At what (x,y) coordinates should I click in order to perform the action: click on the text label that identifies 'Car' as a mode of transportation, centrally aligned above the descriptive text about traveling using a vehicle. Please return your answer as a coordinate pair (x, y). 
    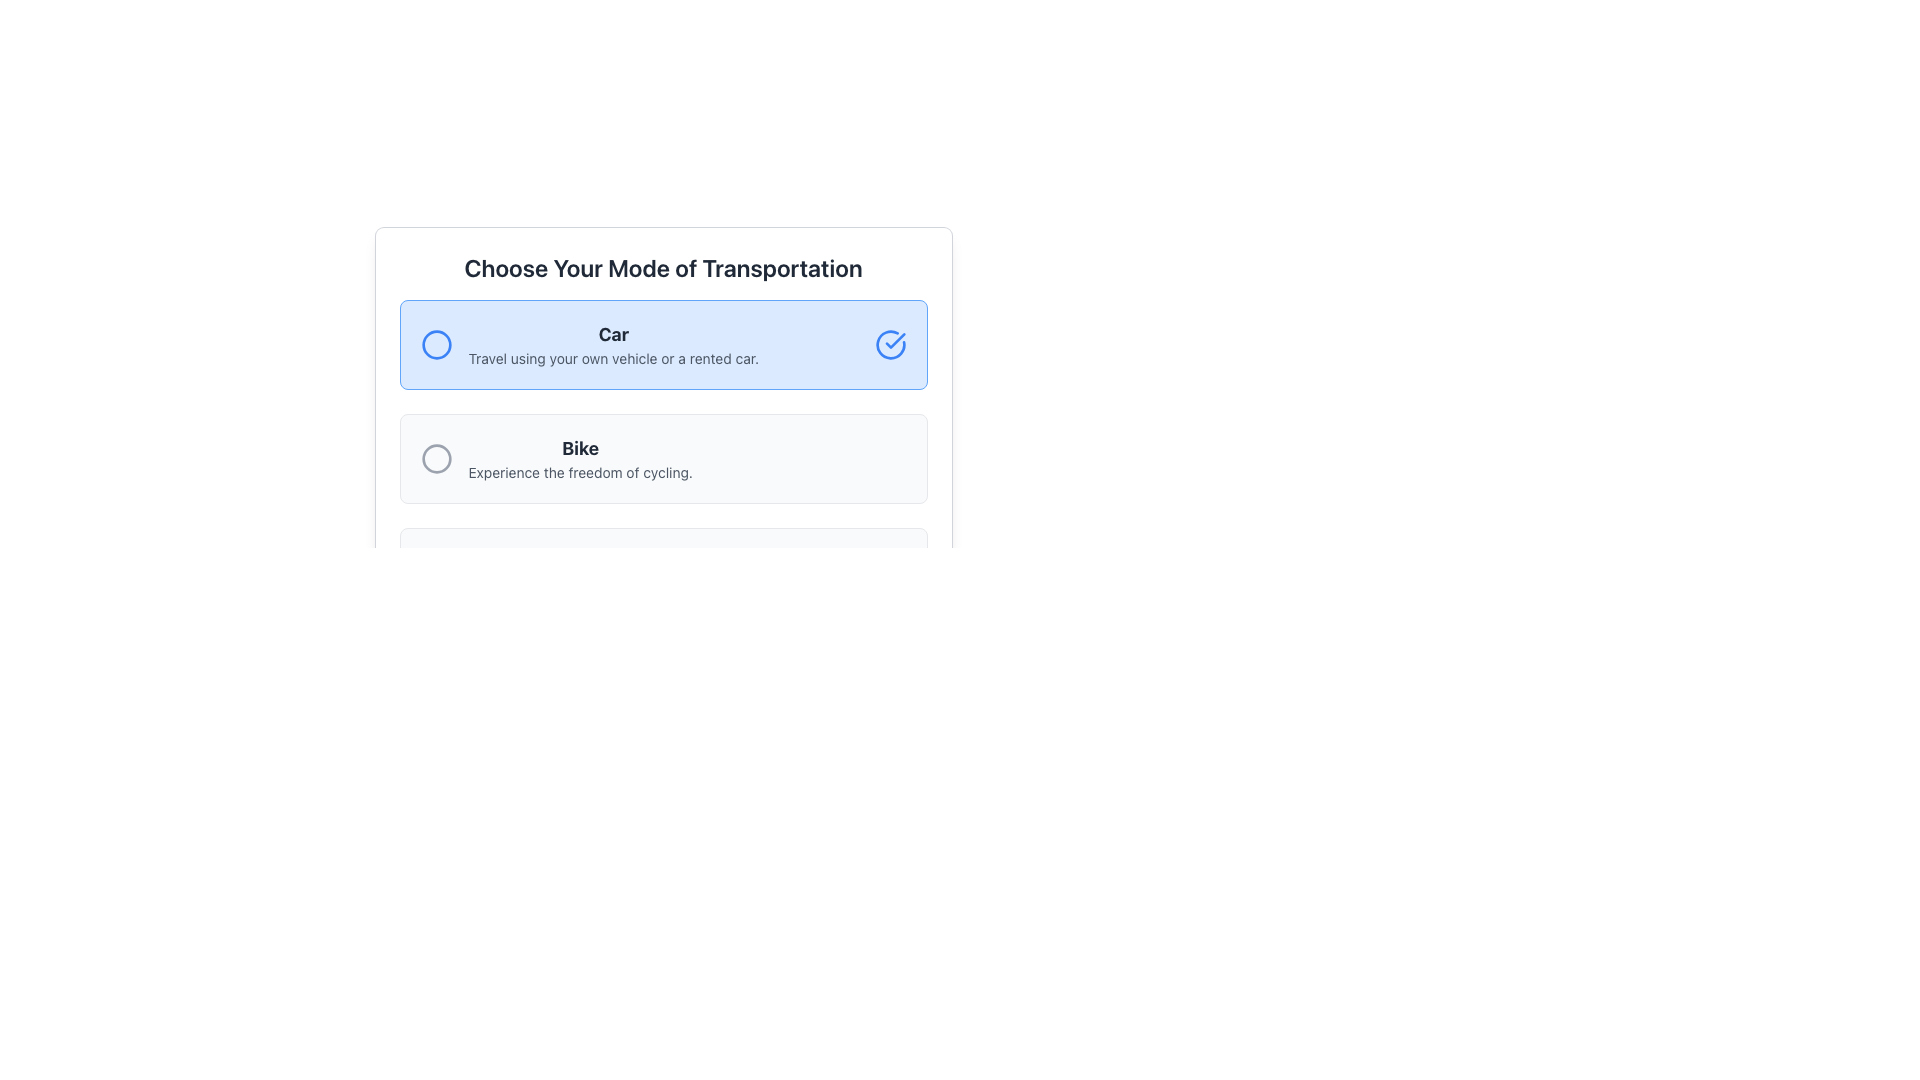
    Looking at the image, I should click on (612, 334).